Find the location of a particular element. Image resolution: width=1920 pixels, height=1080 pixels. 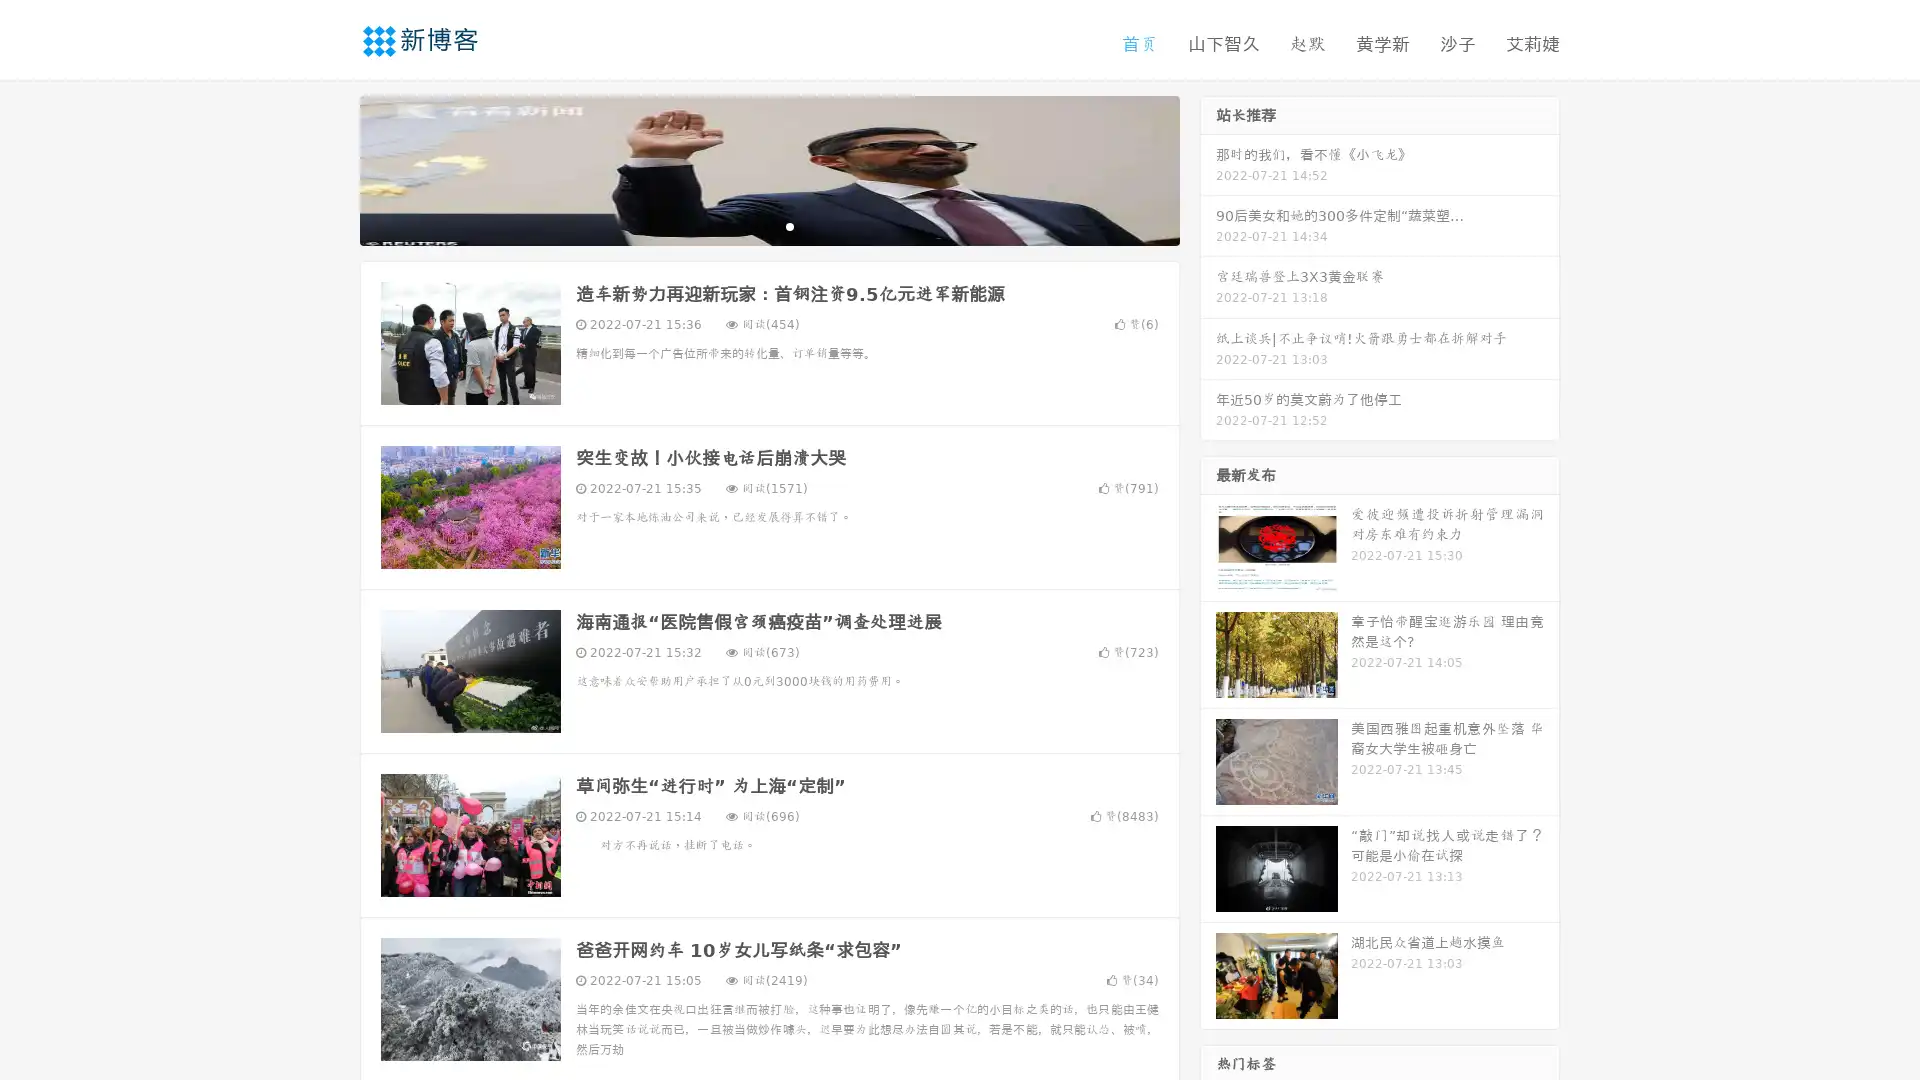

Go to slide 2 is located at coordinates (768, 225).